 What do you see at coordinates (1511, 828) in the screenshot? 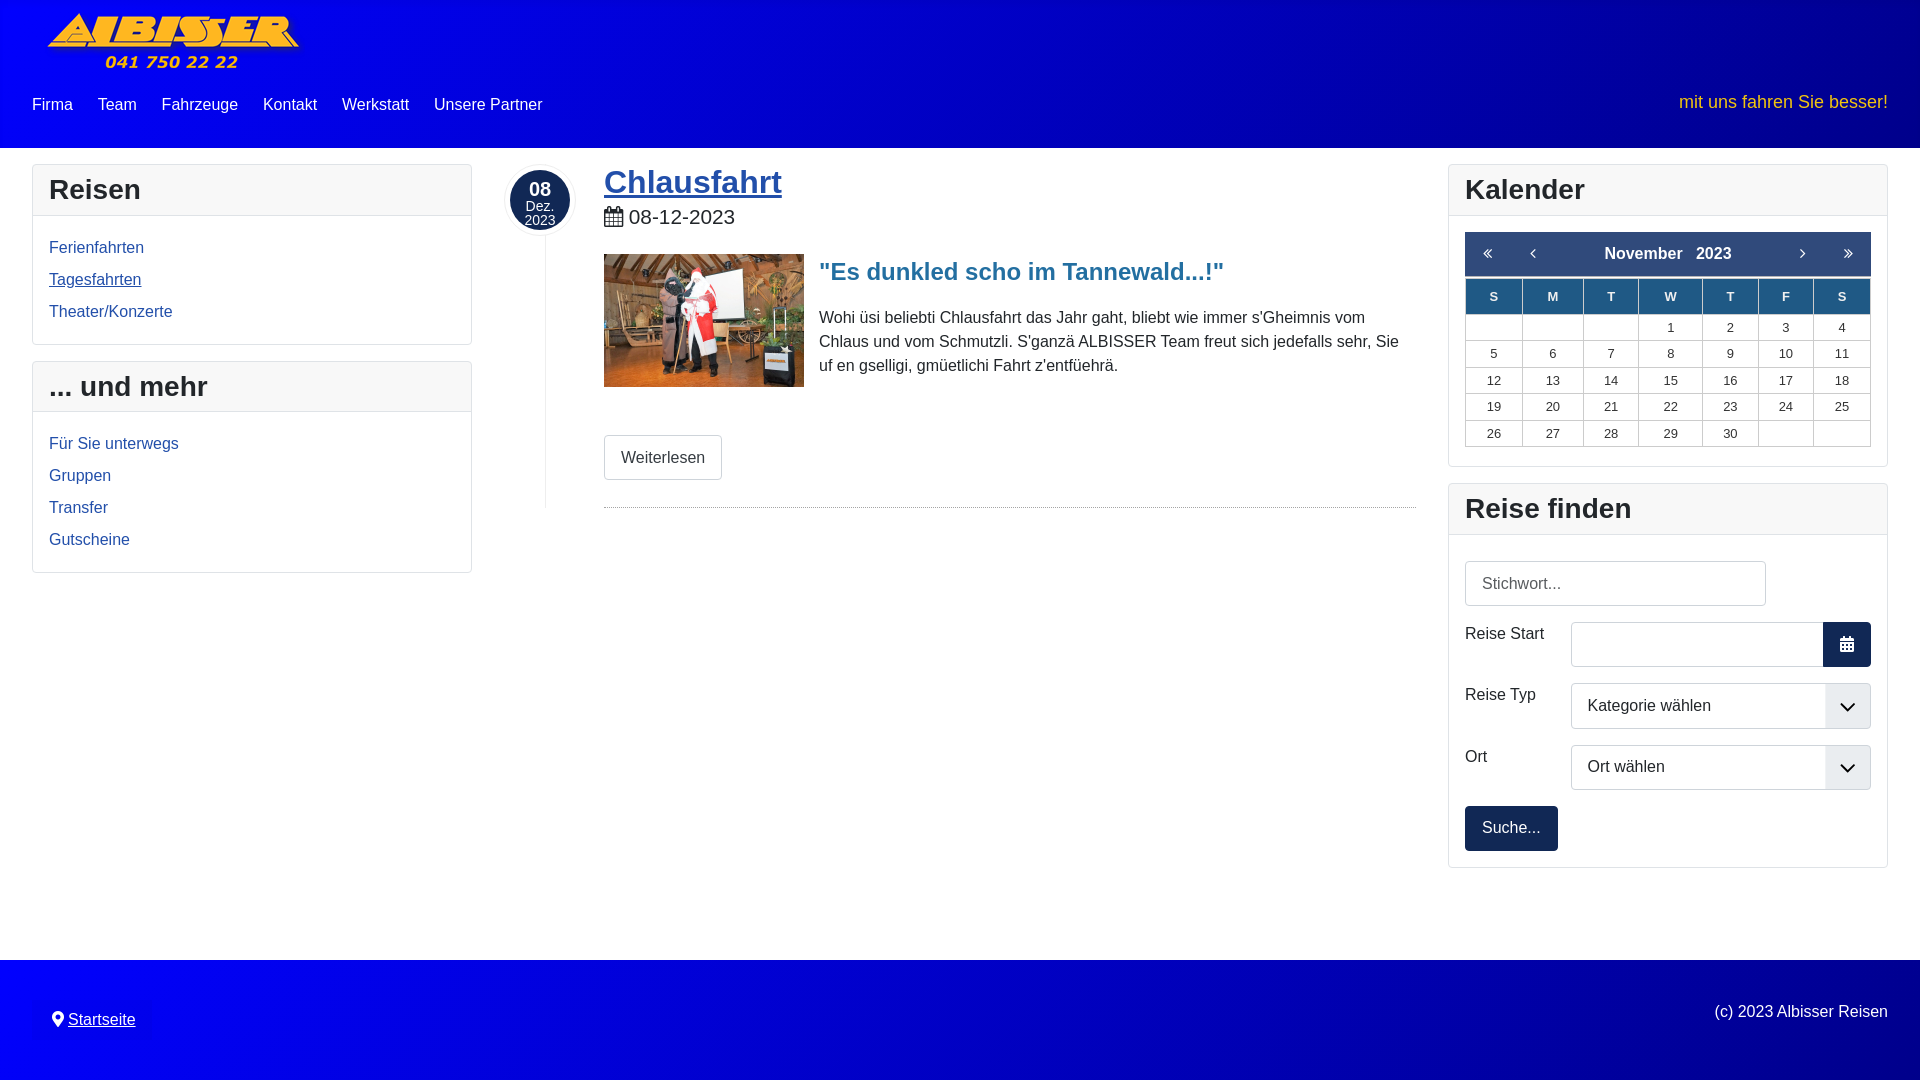
I see `'Suche...'` at bounding box center [1511, 828].